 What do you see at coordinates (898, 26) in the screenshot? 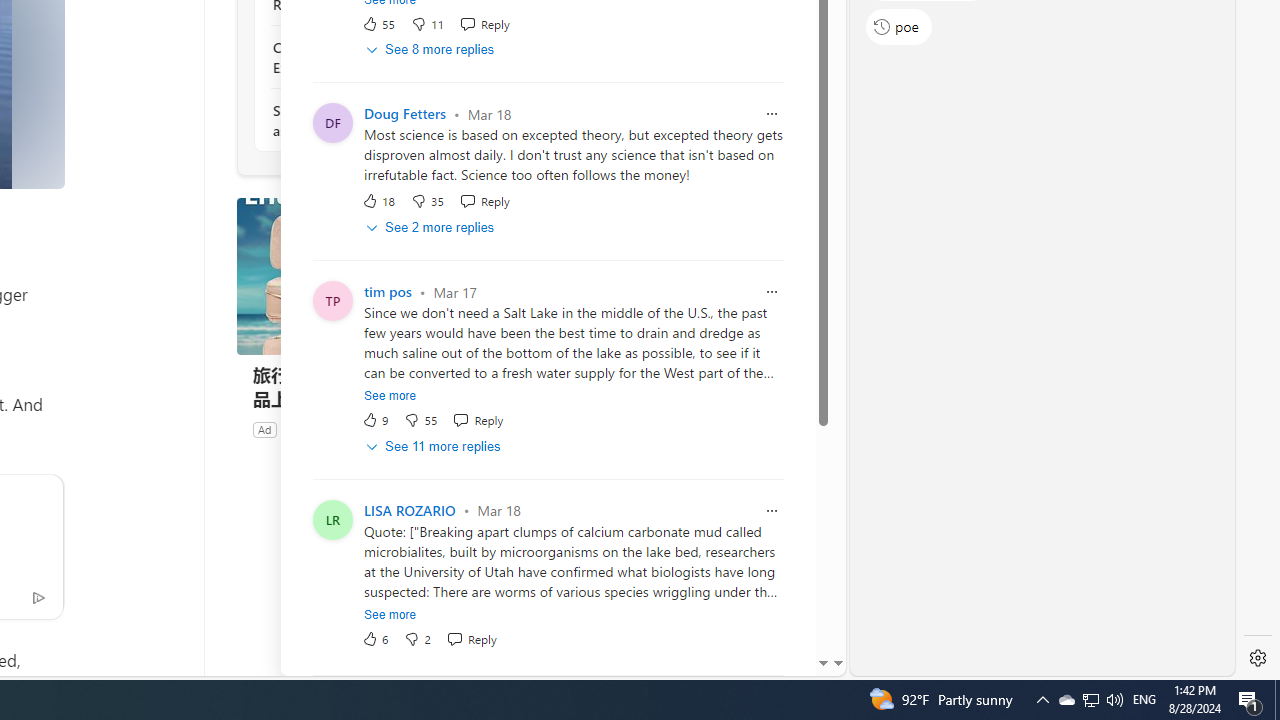
I see `'poe'` at bounding box center [898, 26].